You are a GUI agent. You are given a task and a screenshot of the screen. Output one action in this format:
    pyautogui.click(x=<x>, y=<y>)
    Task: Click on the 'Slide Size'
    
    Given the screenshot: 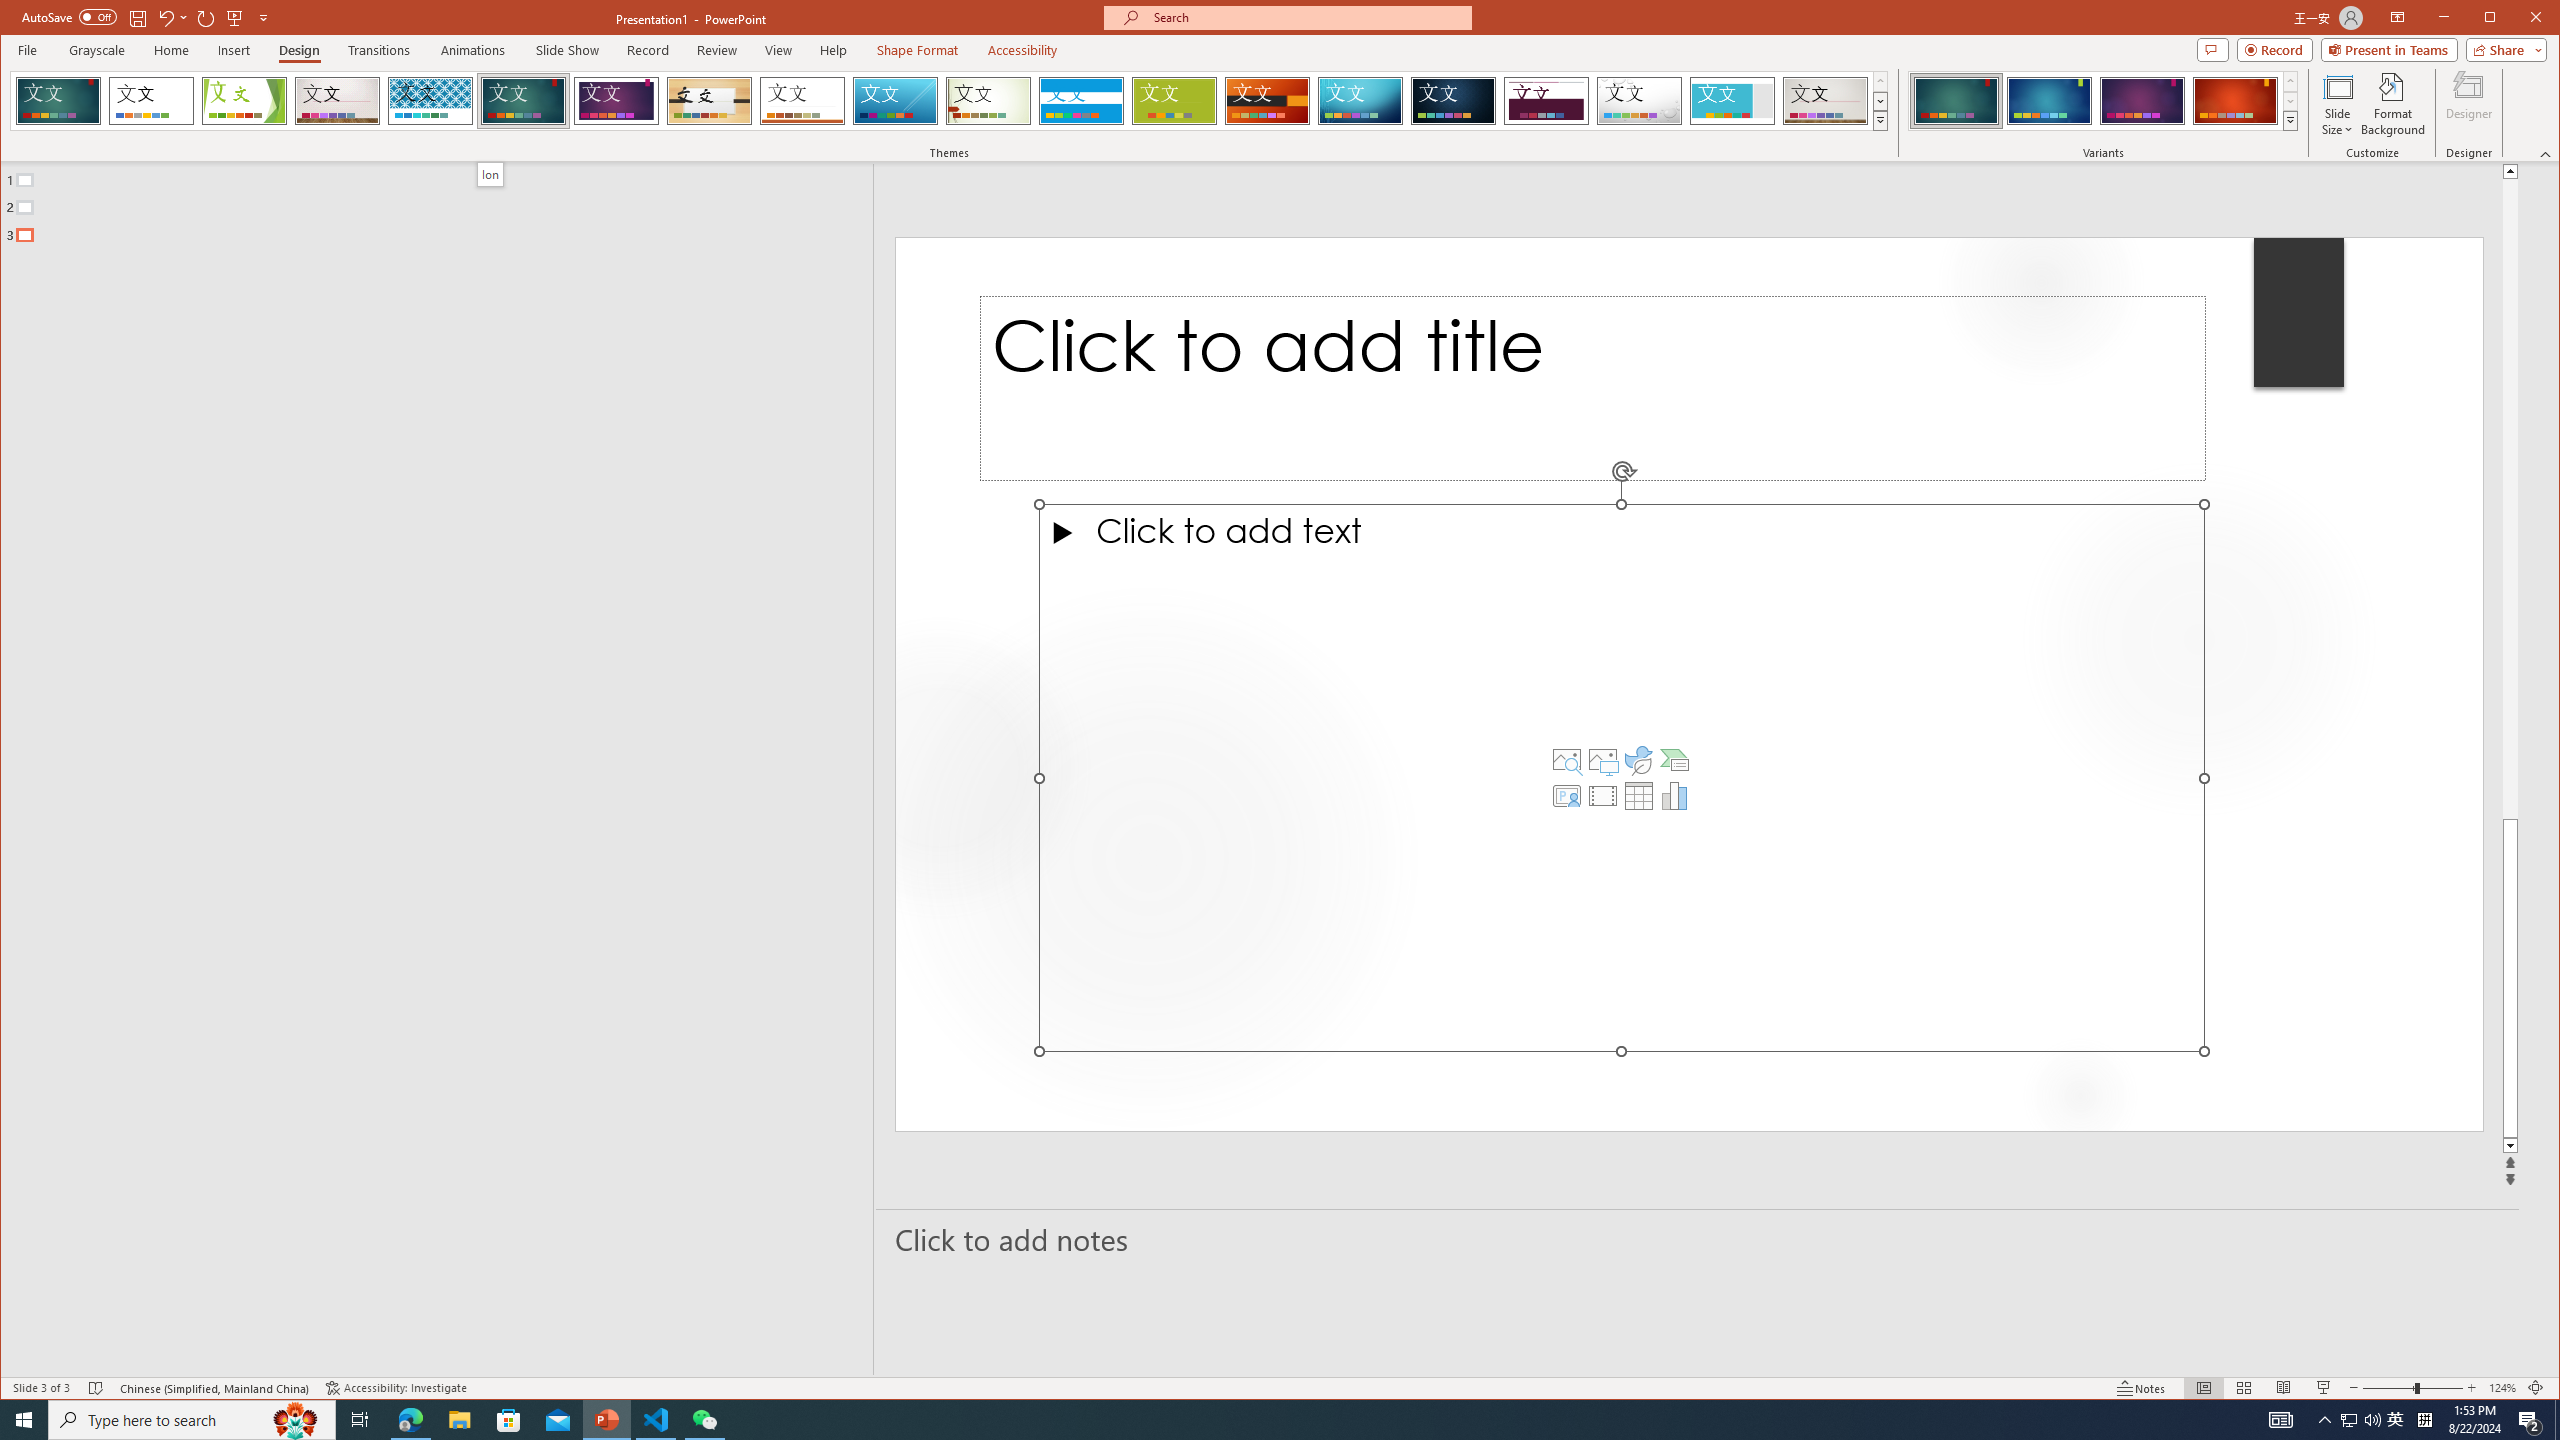 What is the action you would take?
    pyautogui.click(x=2336, y=103)
    